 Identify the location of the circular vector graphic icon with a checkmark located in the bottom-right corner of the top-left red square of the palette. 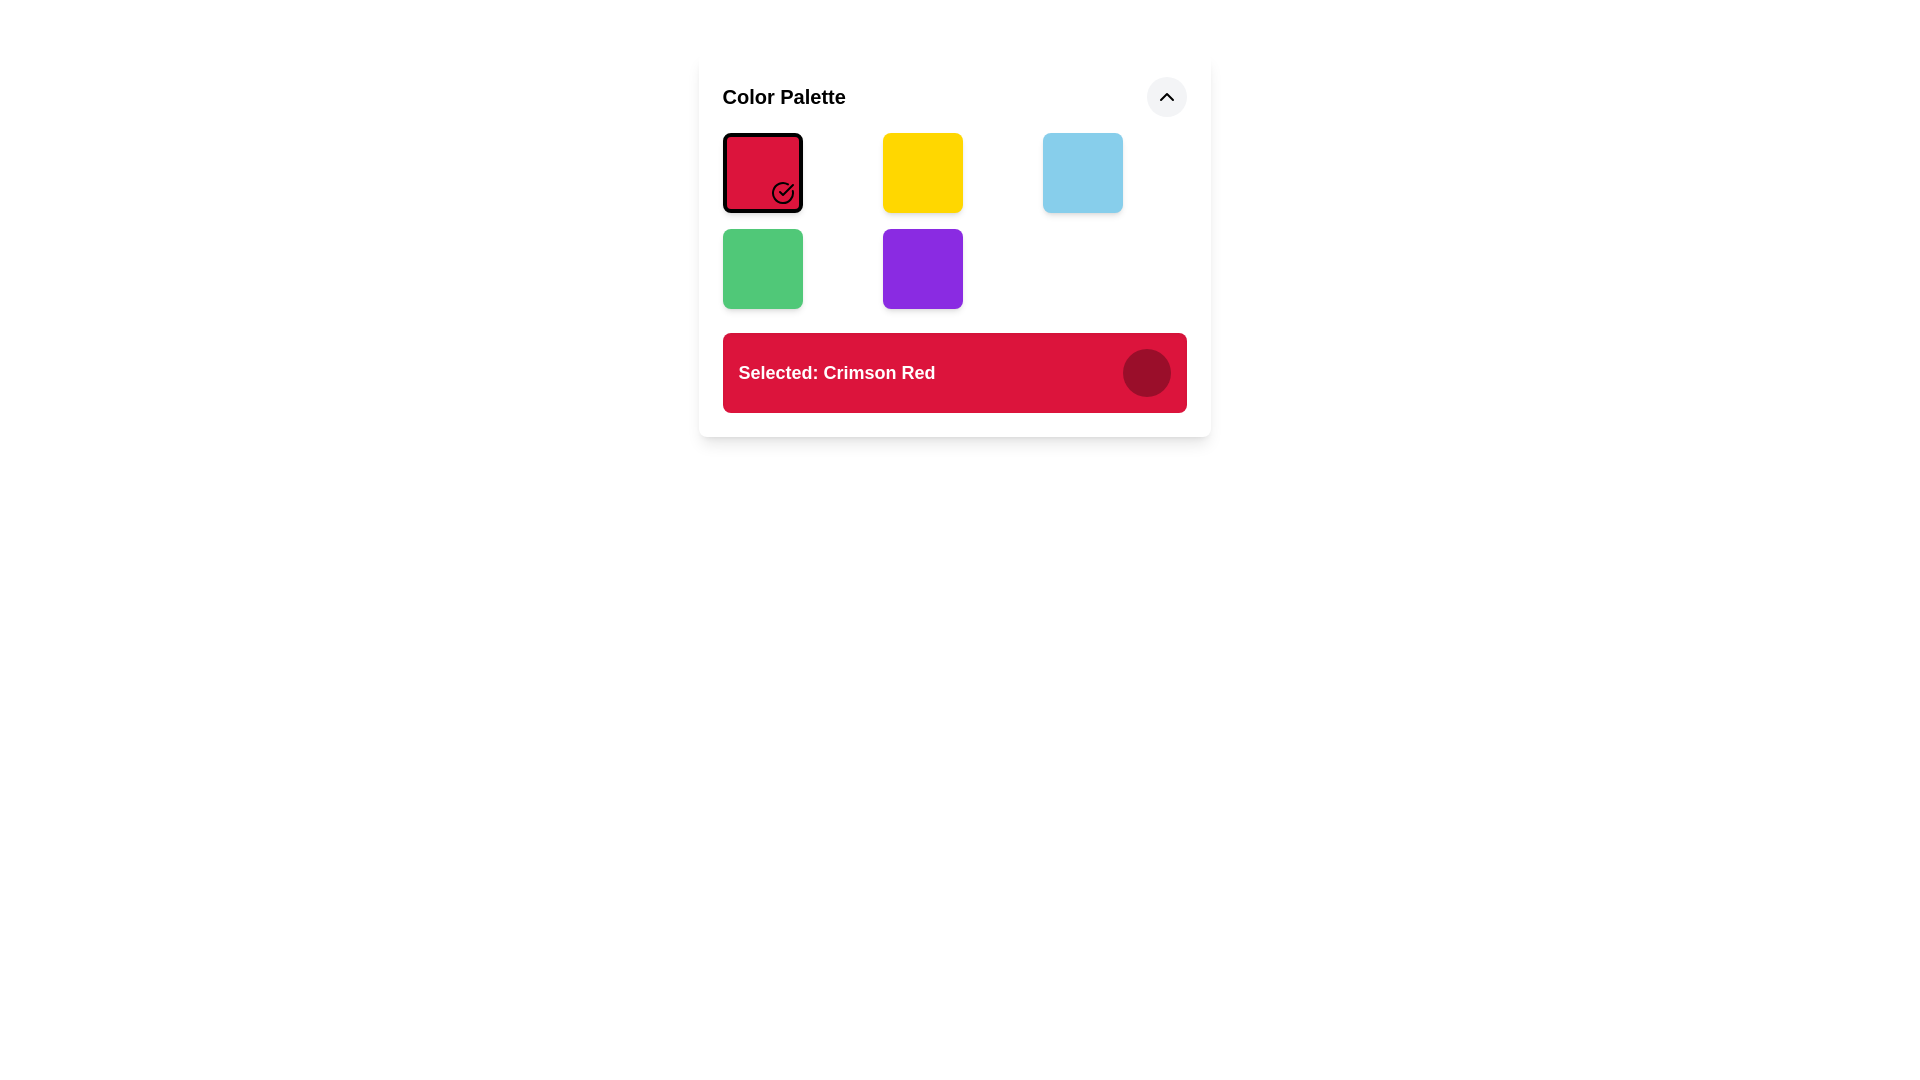
(781, 192).